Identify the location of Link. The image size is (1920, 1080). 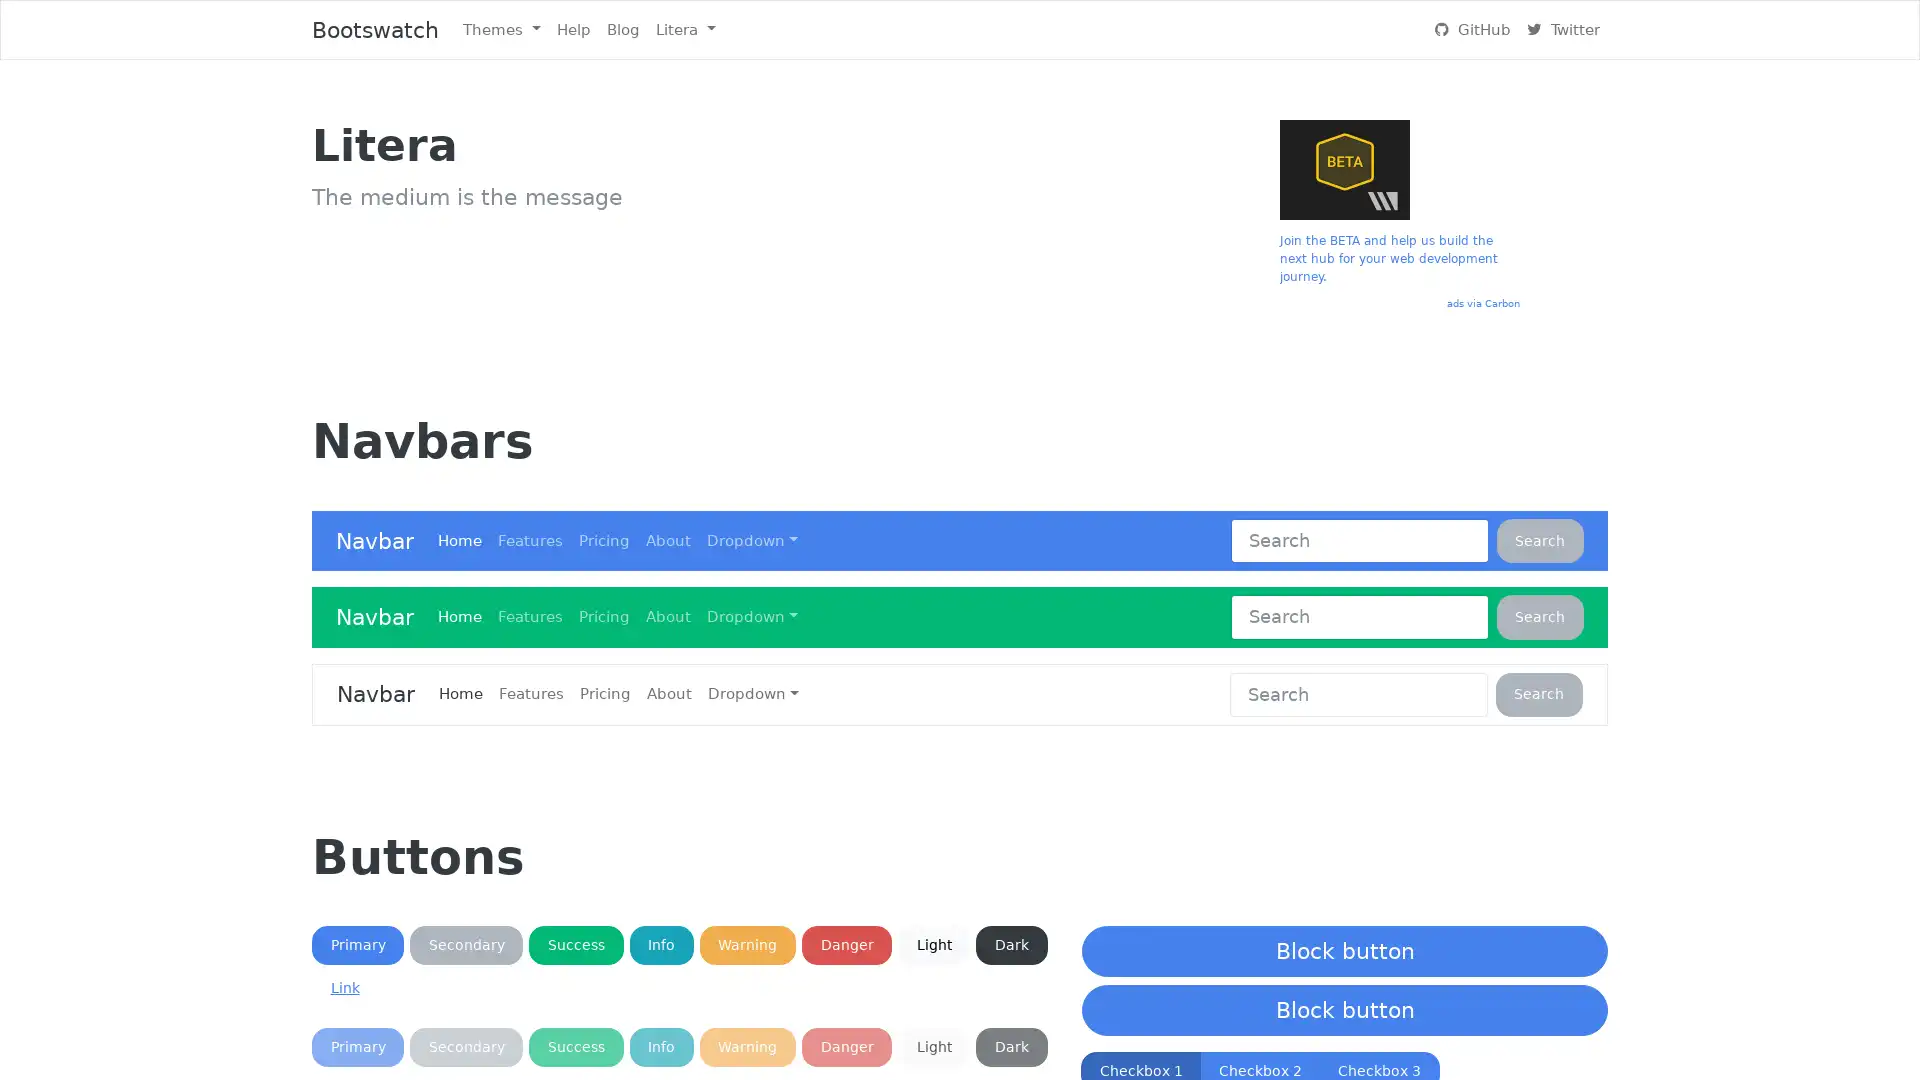
(345, 987).